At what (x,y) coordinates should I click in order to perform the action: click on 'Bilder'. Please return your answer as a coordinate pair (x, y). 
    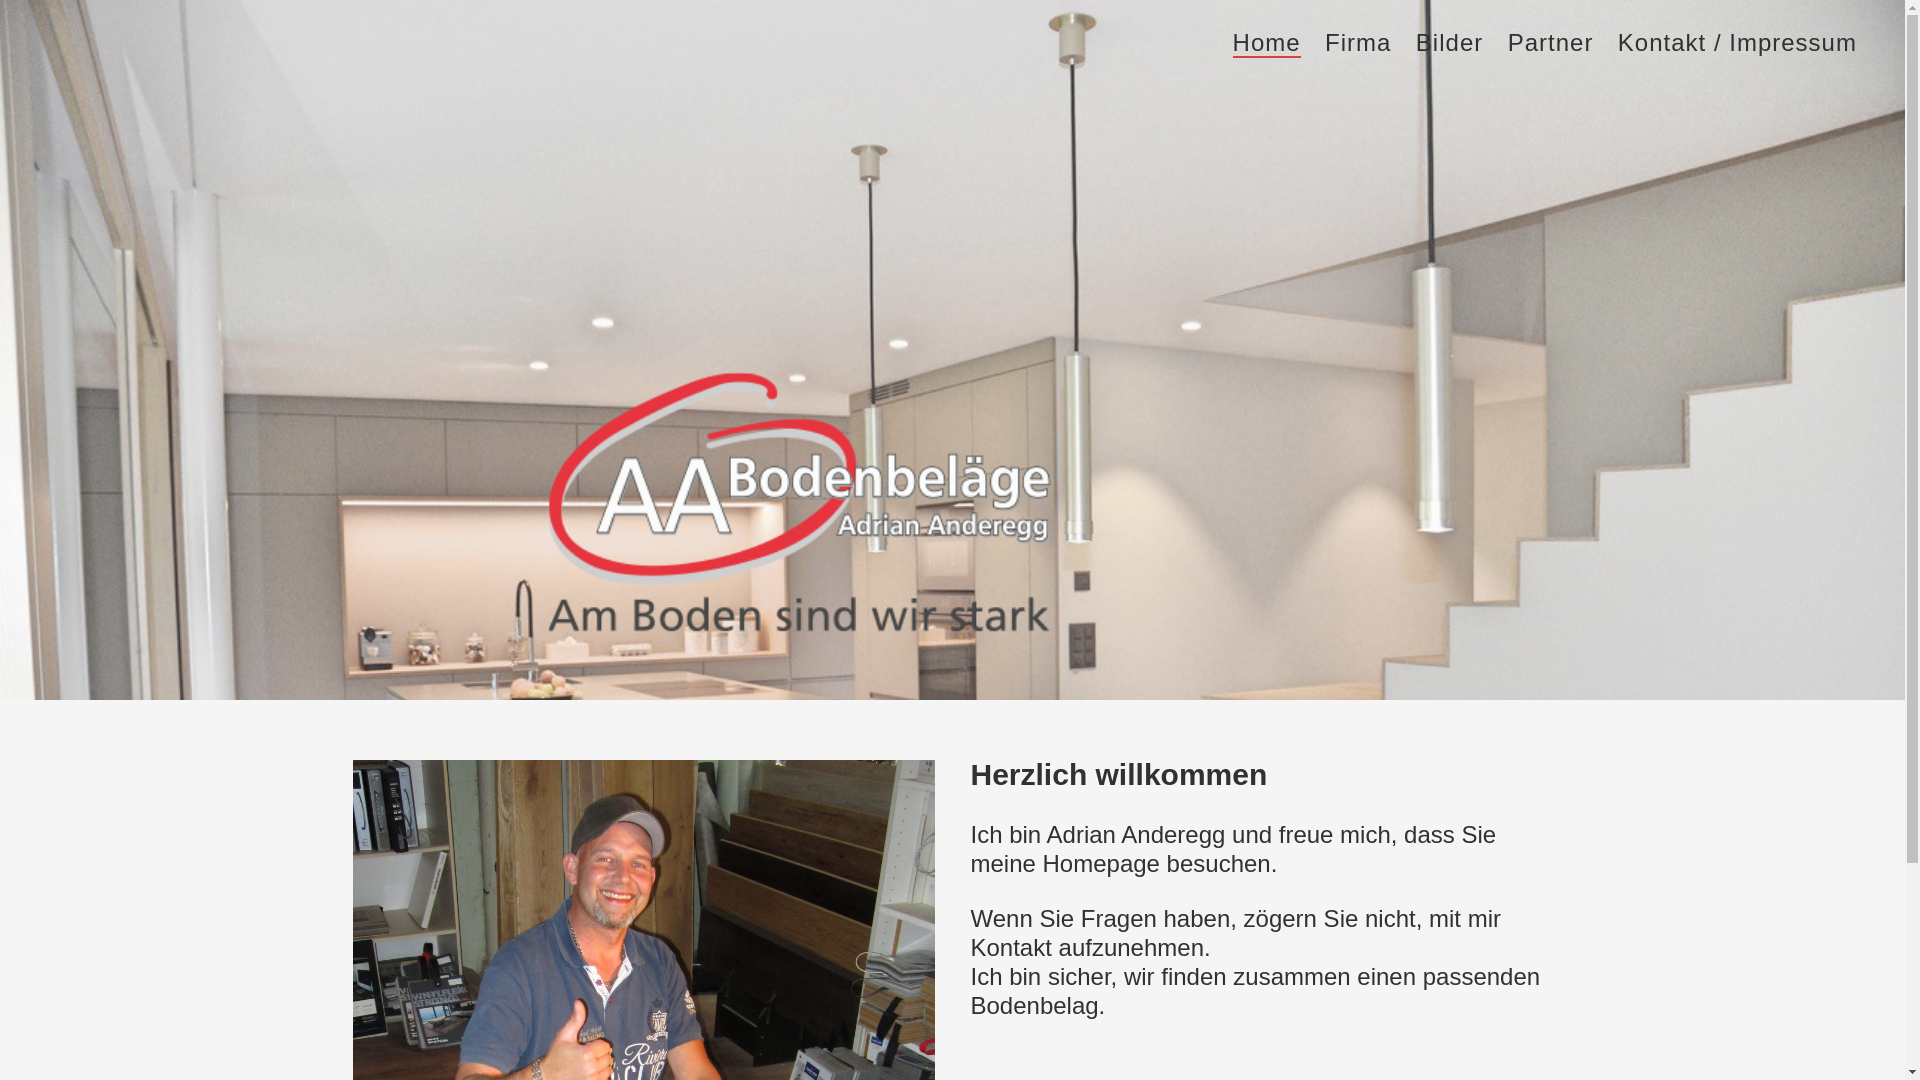
    Looking at the image, I should click on (1449, 43).